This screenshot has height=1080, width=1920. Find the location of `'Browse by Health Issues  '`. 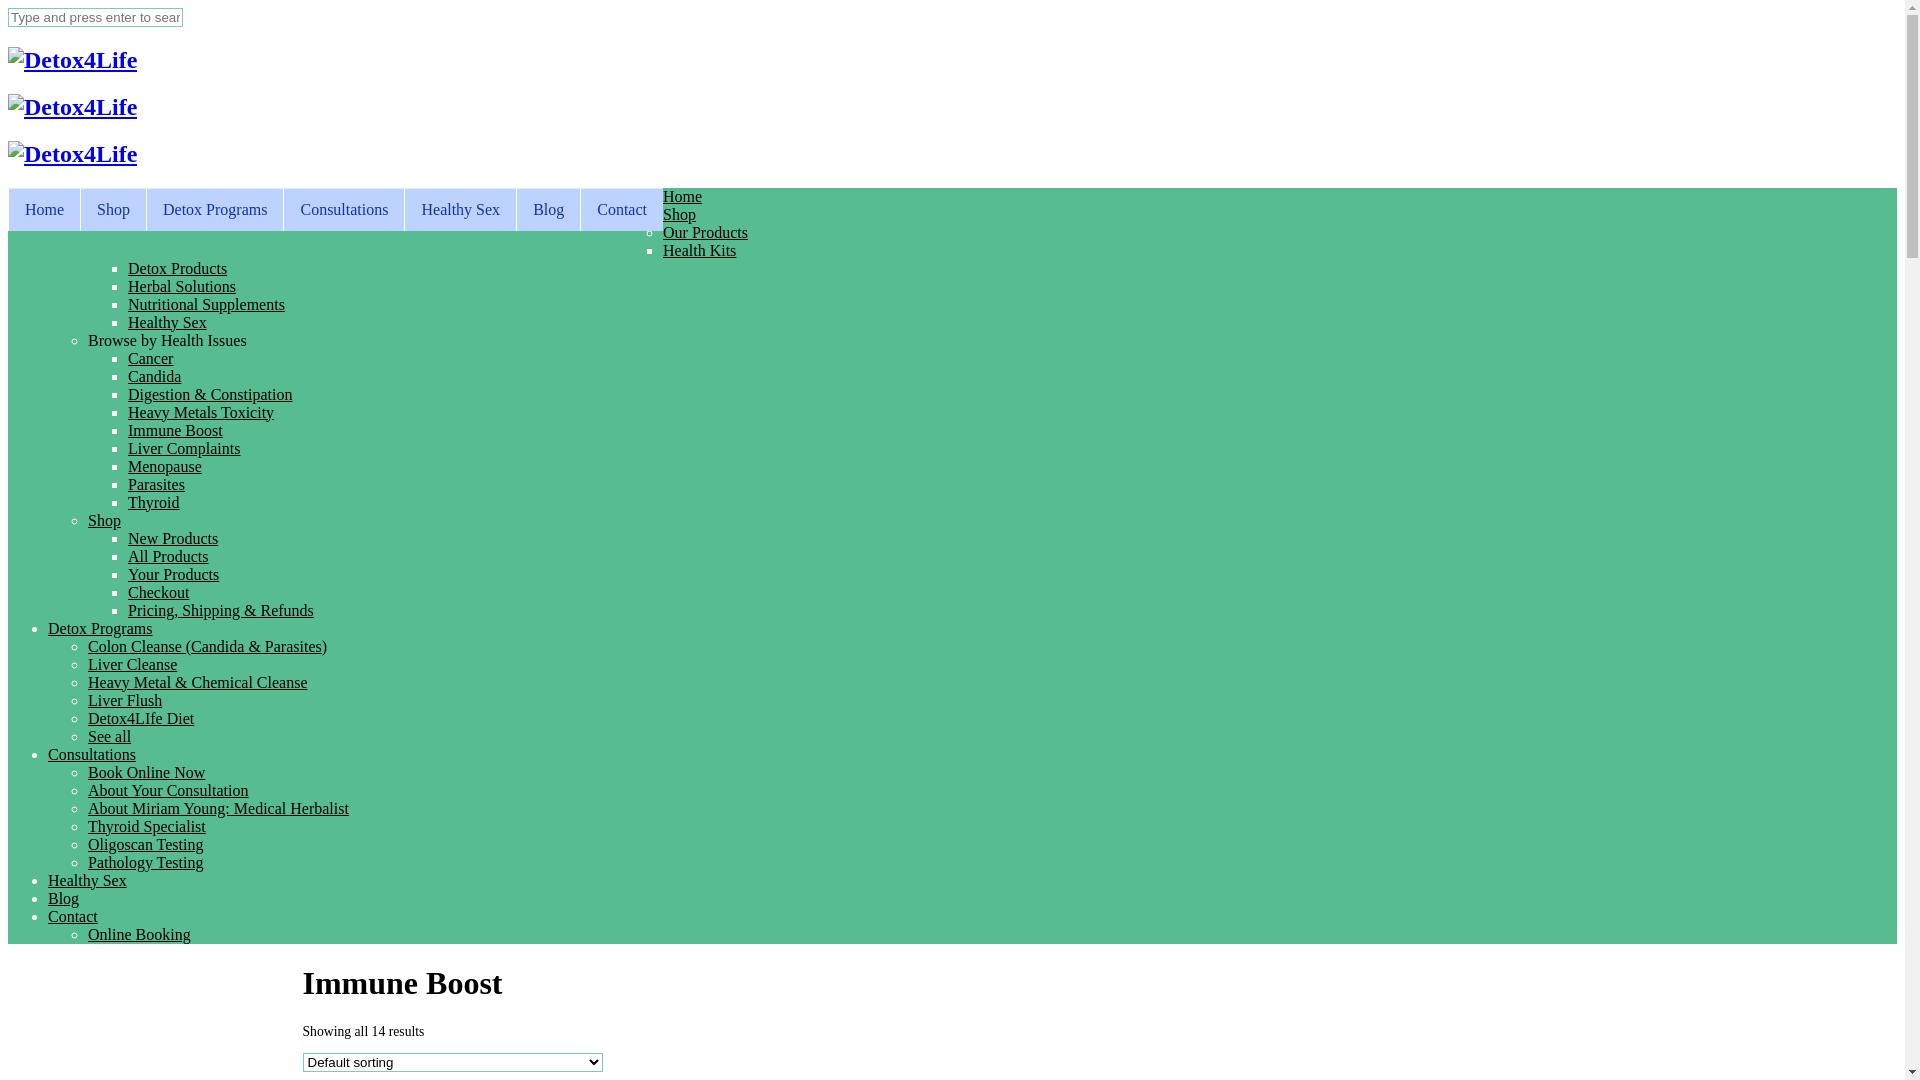

'Browse by Health Issues  ' is located at coordinates (171, 339).